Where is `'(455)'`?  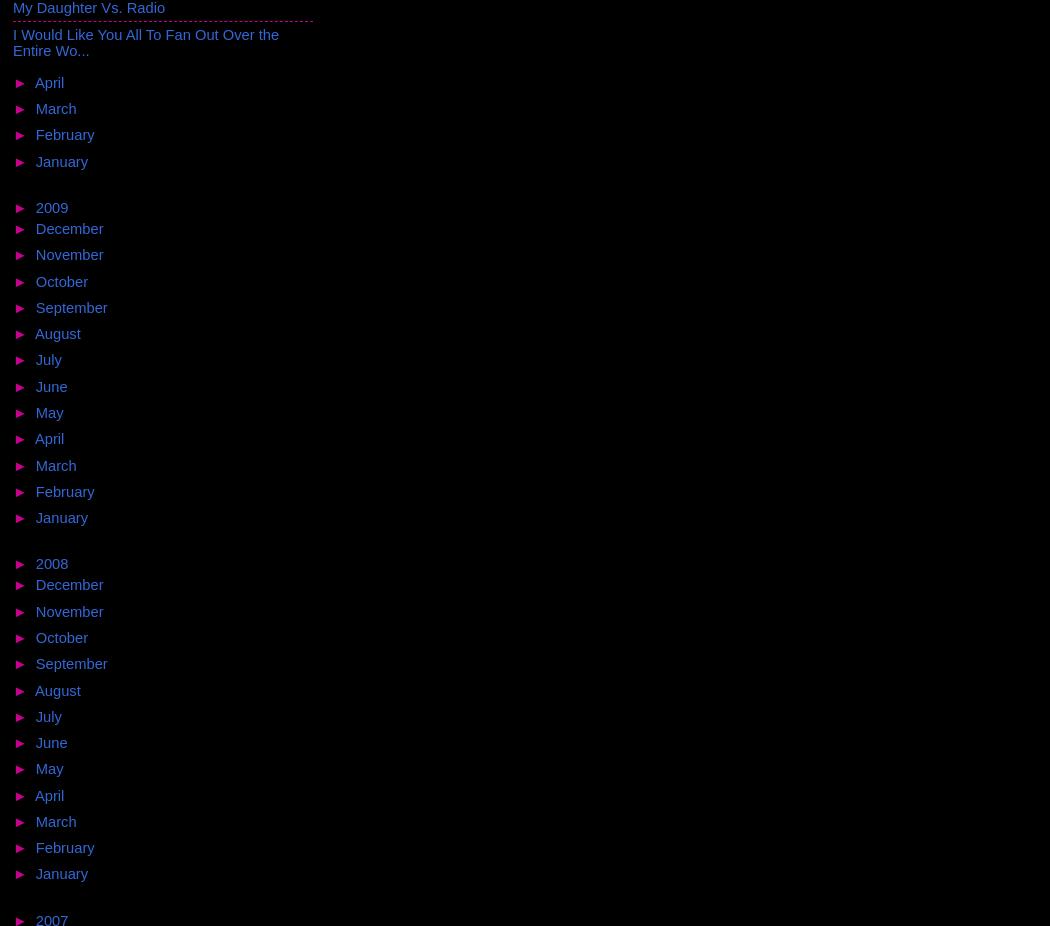
'(455)' is located at coordinates (71, 563).